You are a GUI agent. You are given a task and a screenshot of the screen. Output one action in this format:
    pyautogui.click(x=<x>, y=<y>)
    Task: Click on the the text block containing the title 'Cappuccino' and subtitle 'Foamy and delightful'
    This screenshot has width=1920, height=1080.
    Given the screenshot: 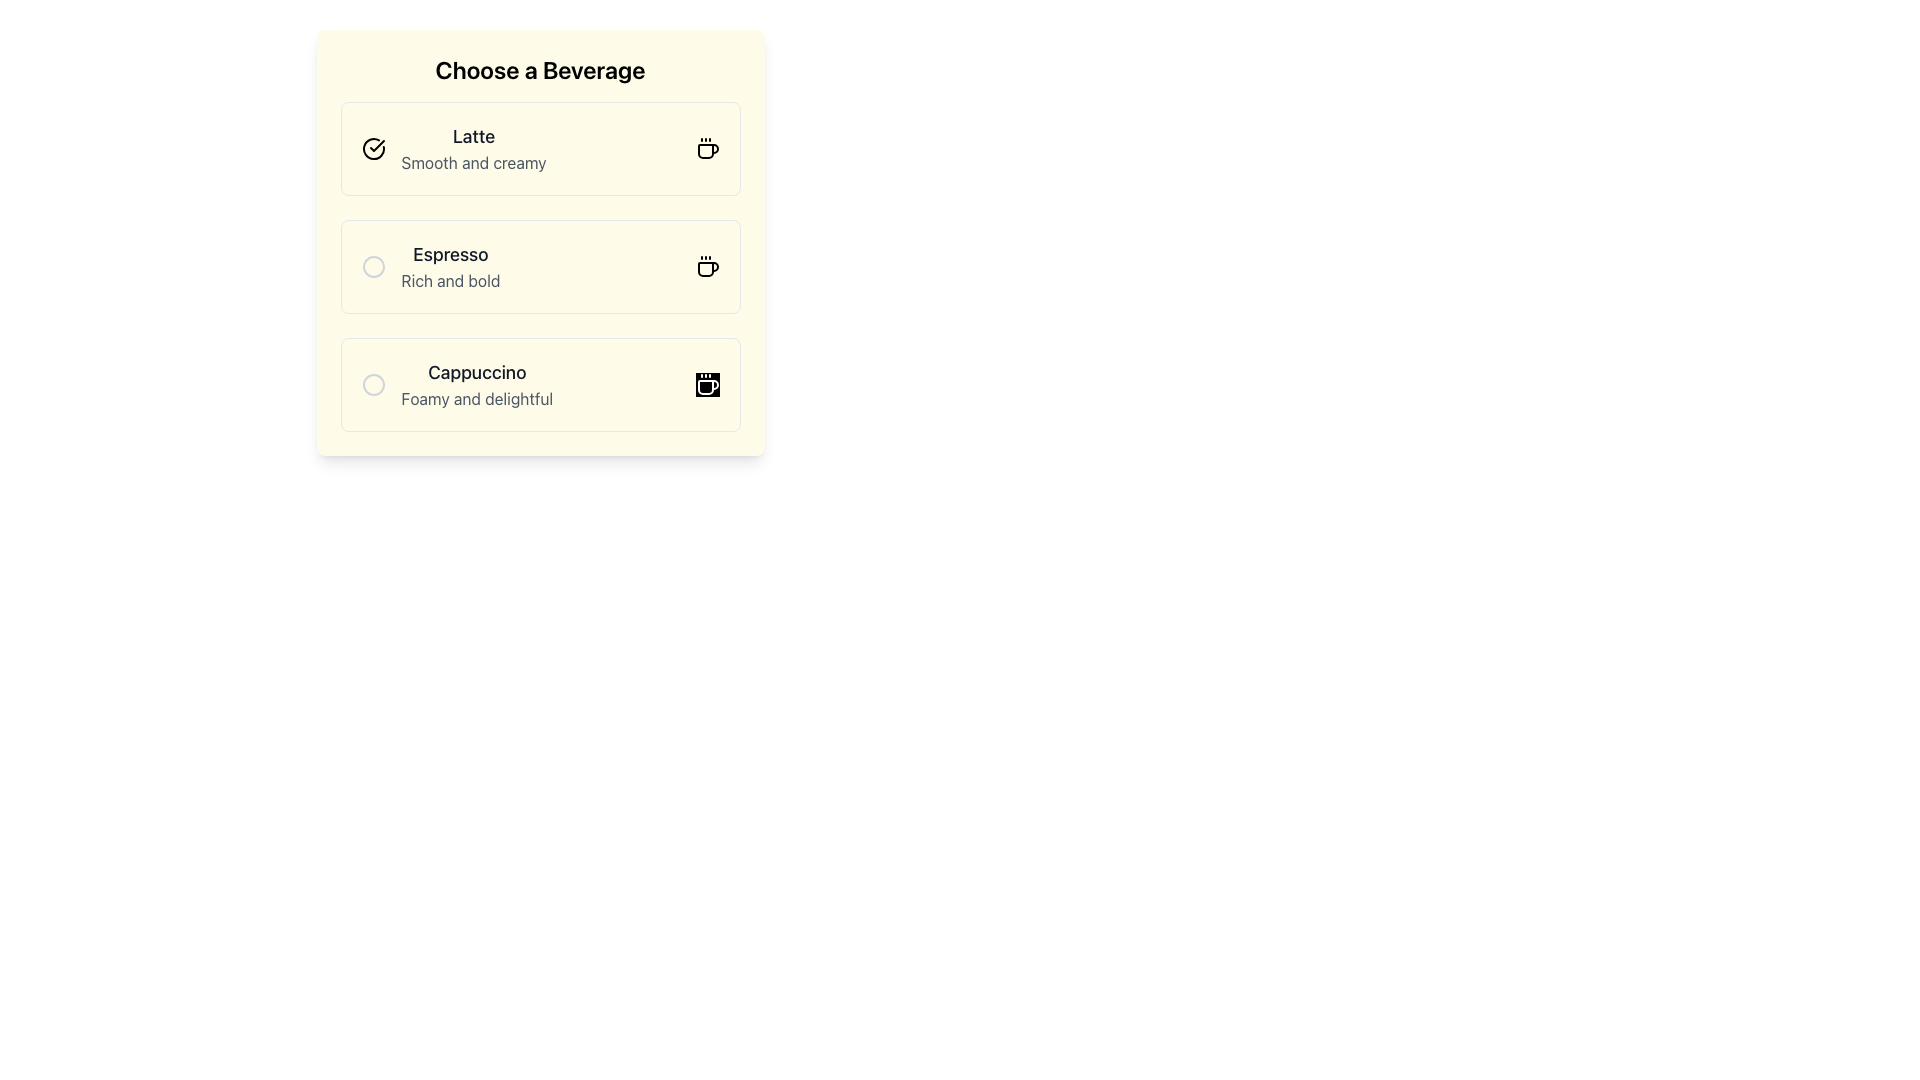 What is the action you would take?
    pyautogui.click(x=476, y=385)
    